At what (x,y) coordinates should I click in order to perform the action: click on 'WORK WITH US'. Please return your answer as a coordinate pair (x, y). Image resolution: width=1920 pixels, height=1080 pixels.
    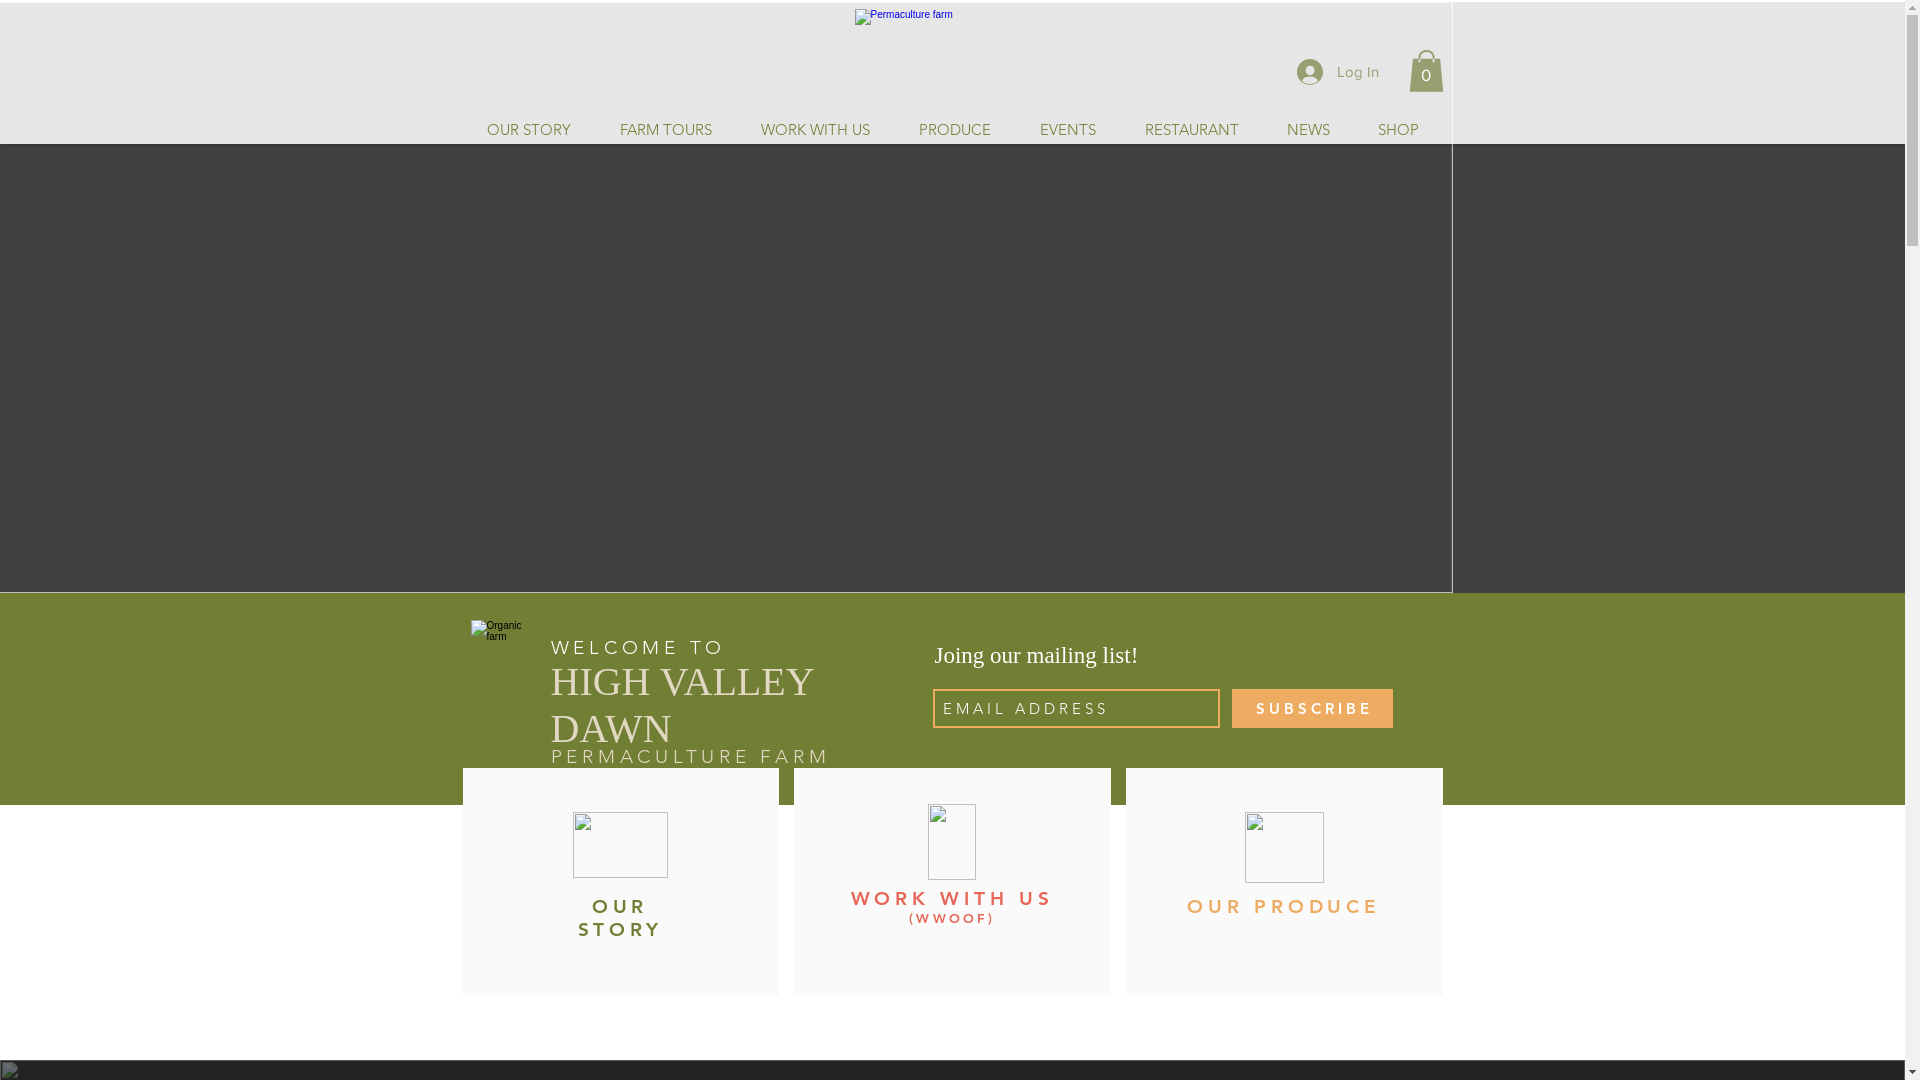
    Looking at the image, I should click on (950, 897).